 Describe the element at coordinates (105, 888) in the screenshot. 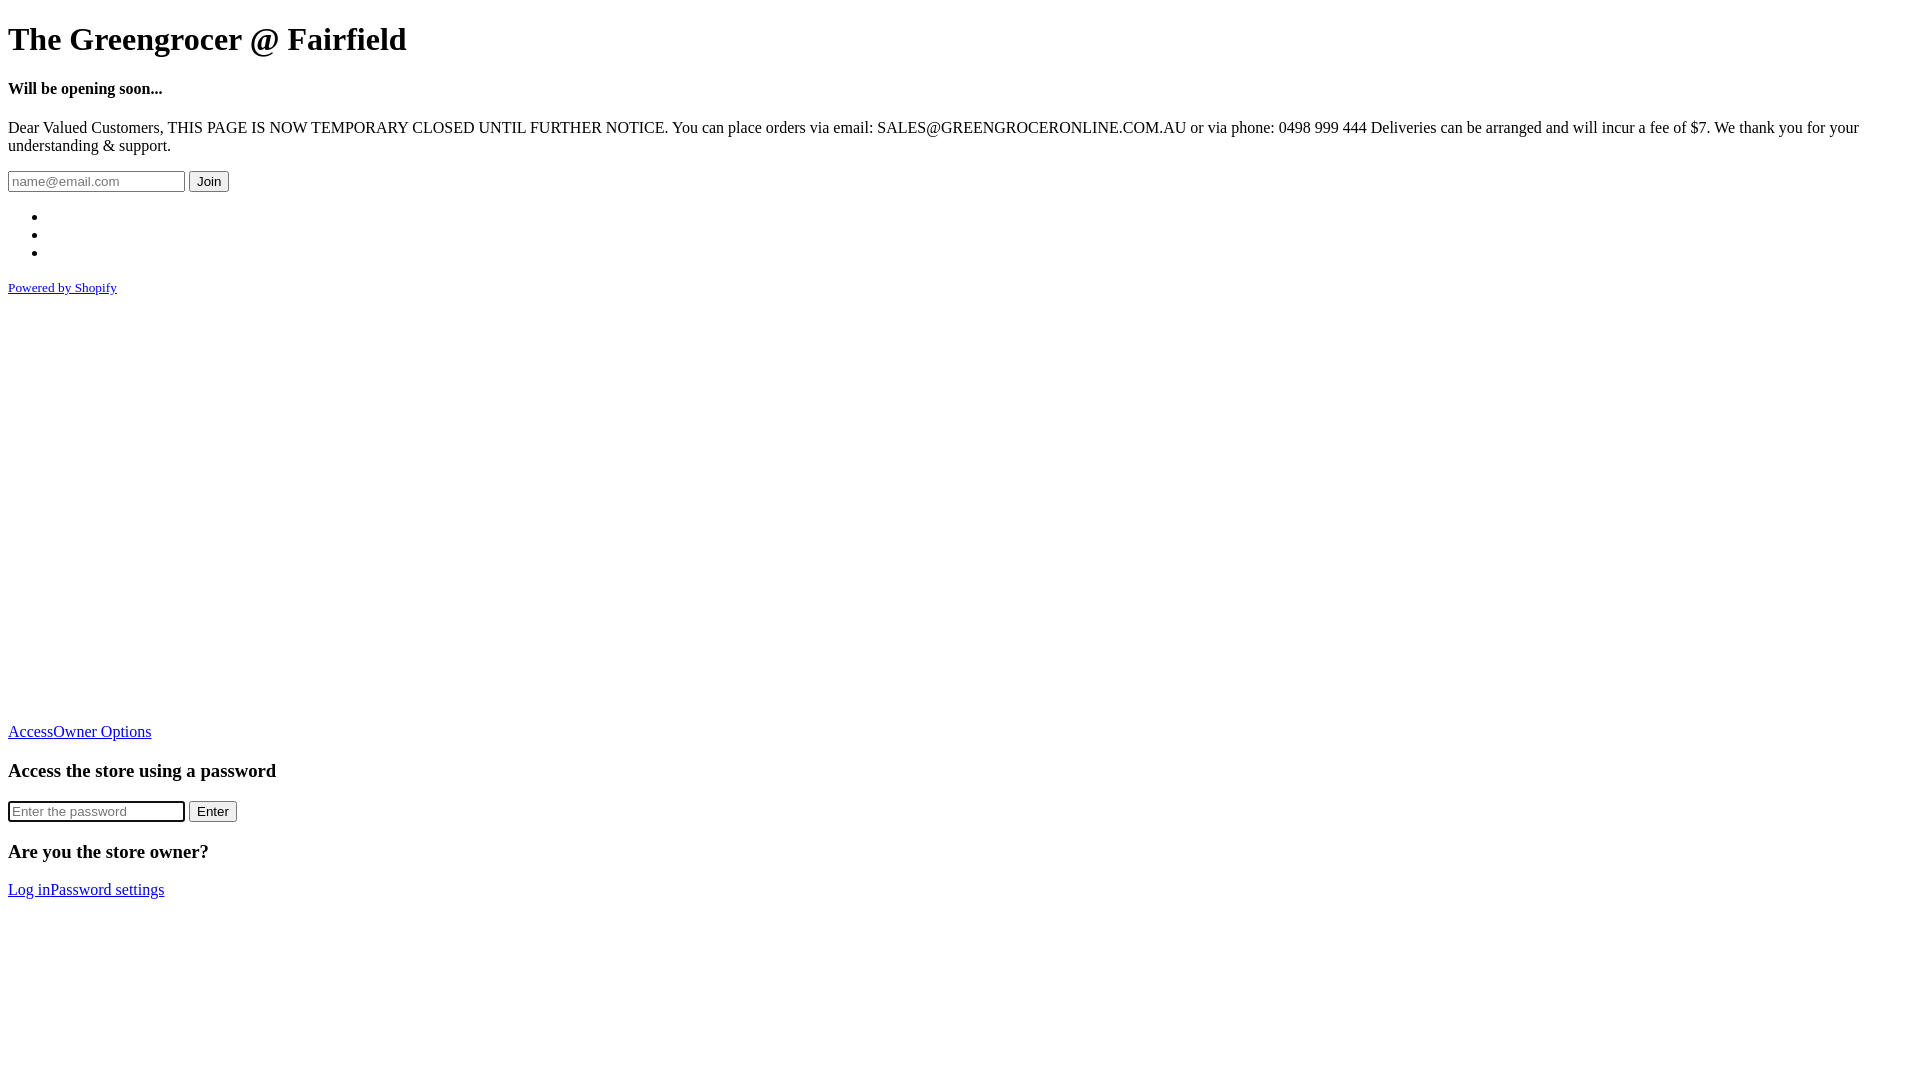

I see `'Password settings'` at that location.